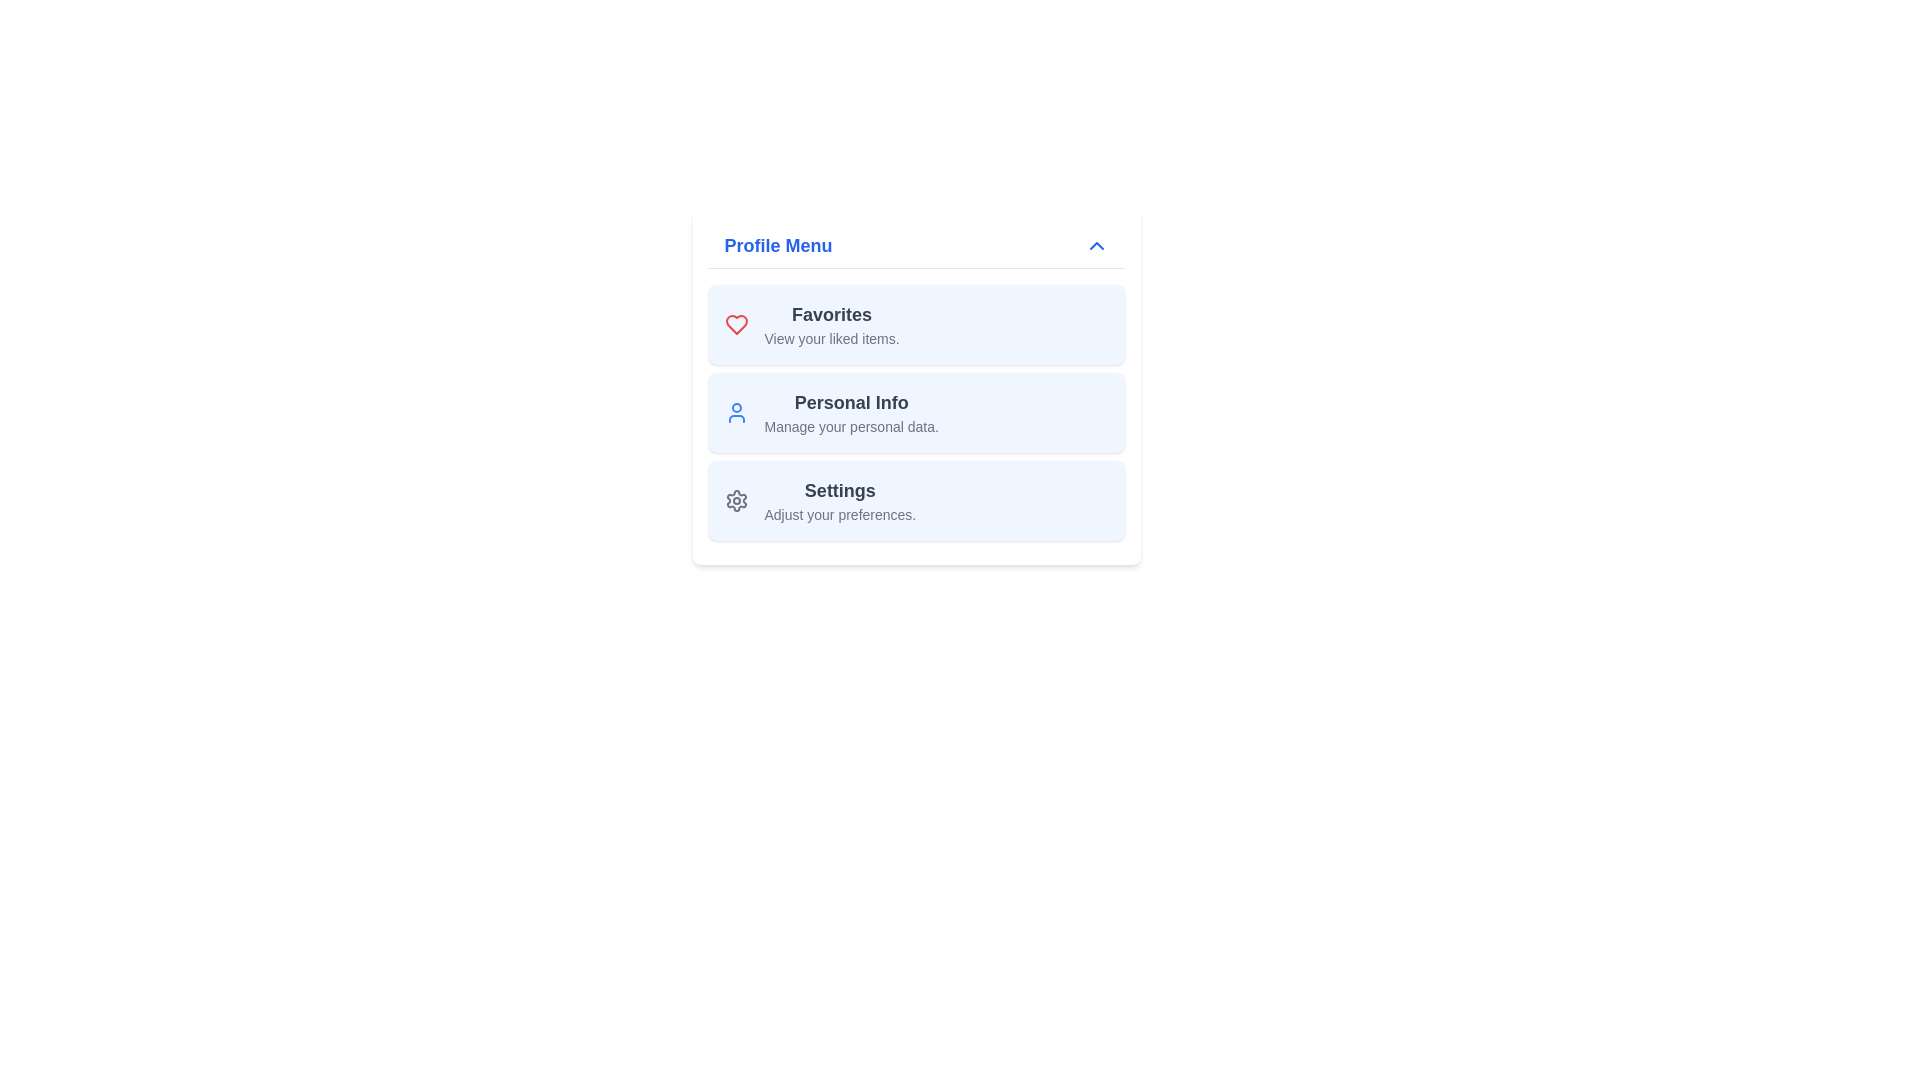 The width and height of the screenshot is (1920, 1080). I want to click on the text label displaying 'Manage your personal data.' which is located below the 'Personal Info' label in the personal information settings section, so click(851, 426).